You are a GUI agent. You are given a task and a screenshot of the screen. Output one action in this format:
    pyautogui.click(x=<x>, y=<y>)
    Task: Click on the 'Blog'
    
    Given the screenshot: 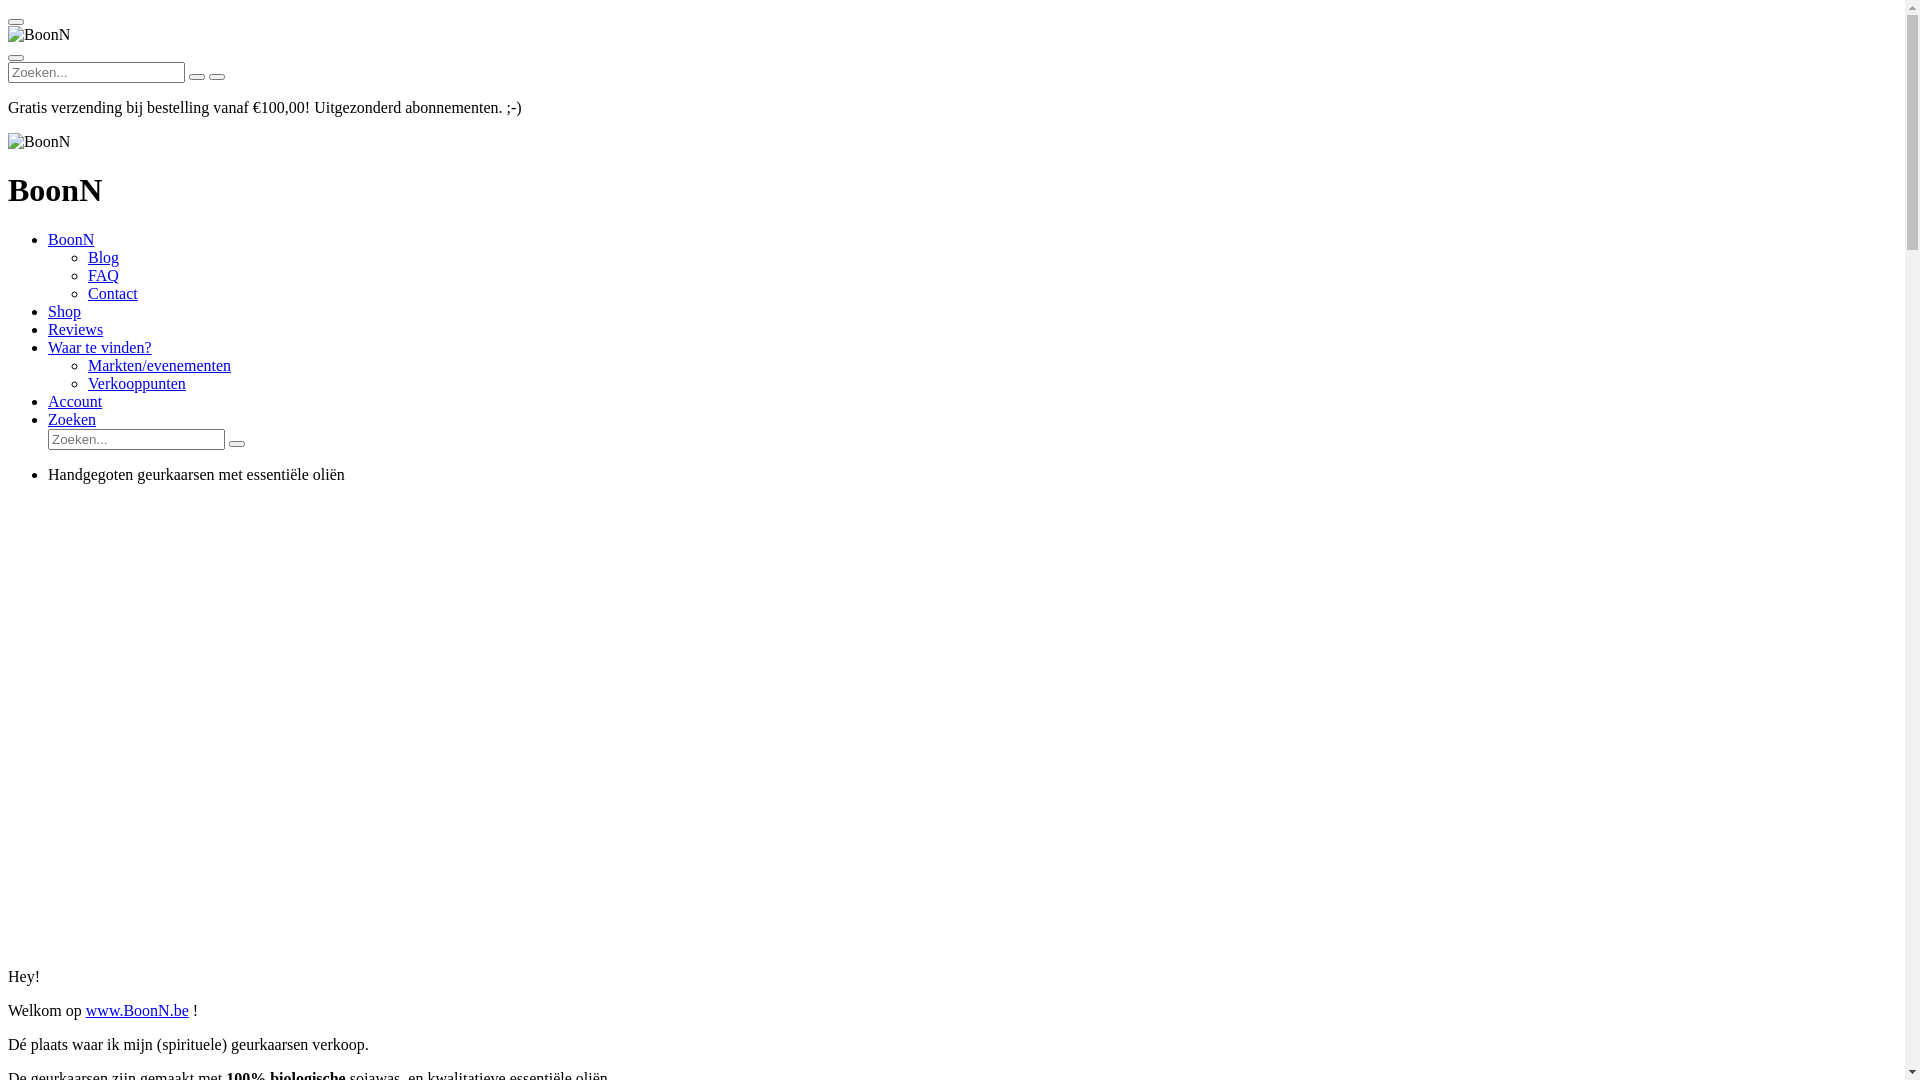 What is the action you would take?
    pyautogui.click(x=102, y=256)
    